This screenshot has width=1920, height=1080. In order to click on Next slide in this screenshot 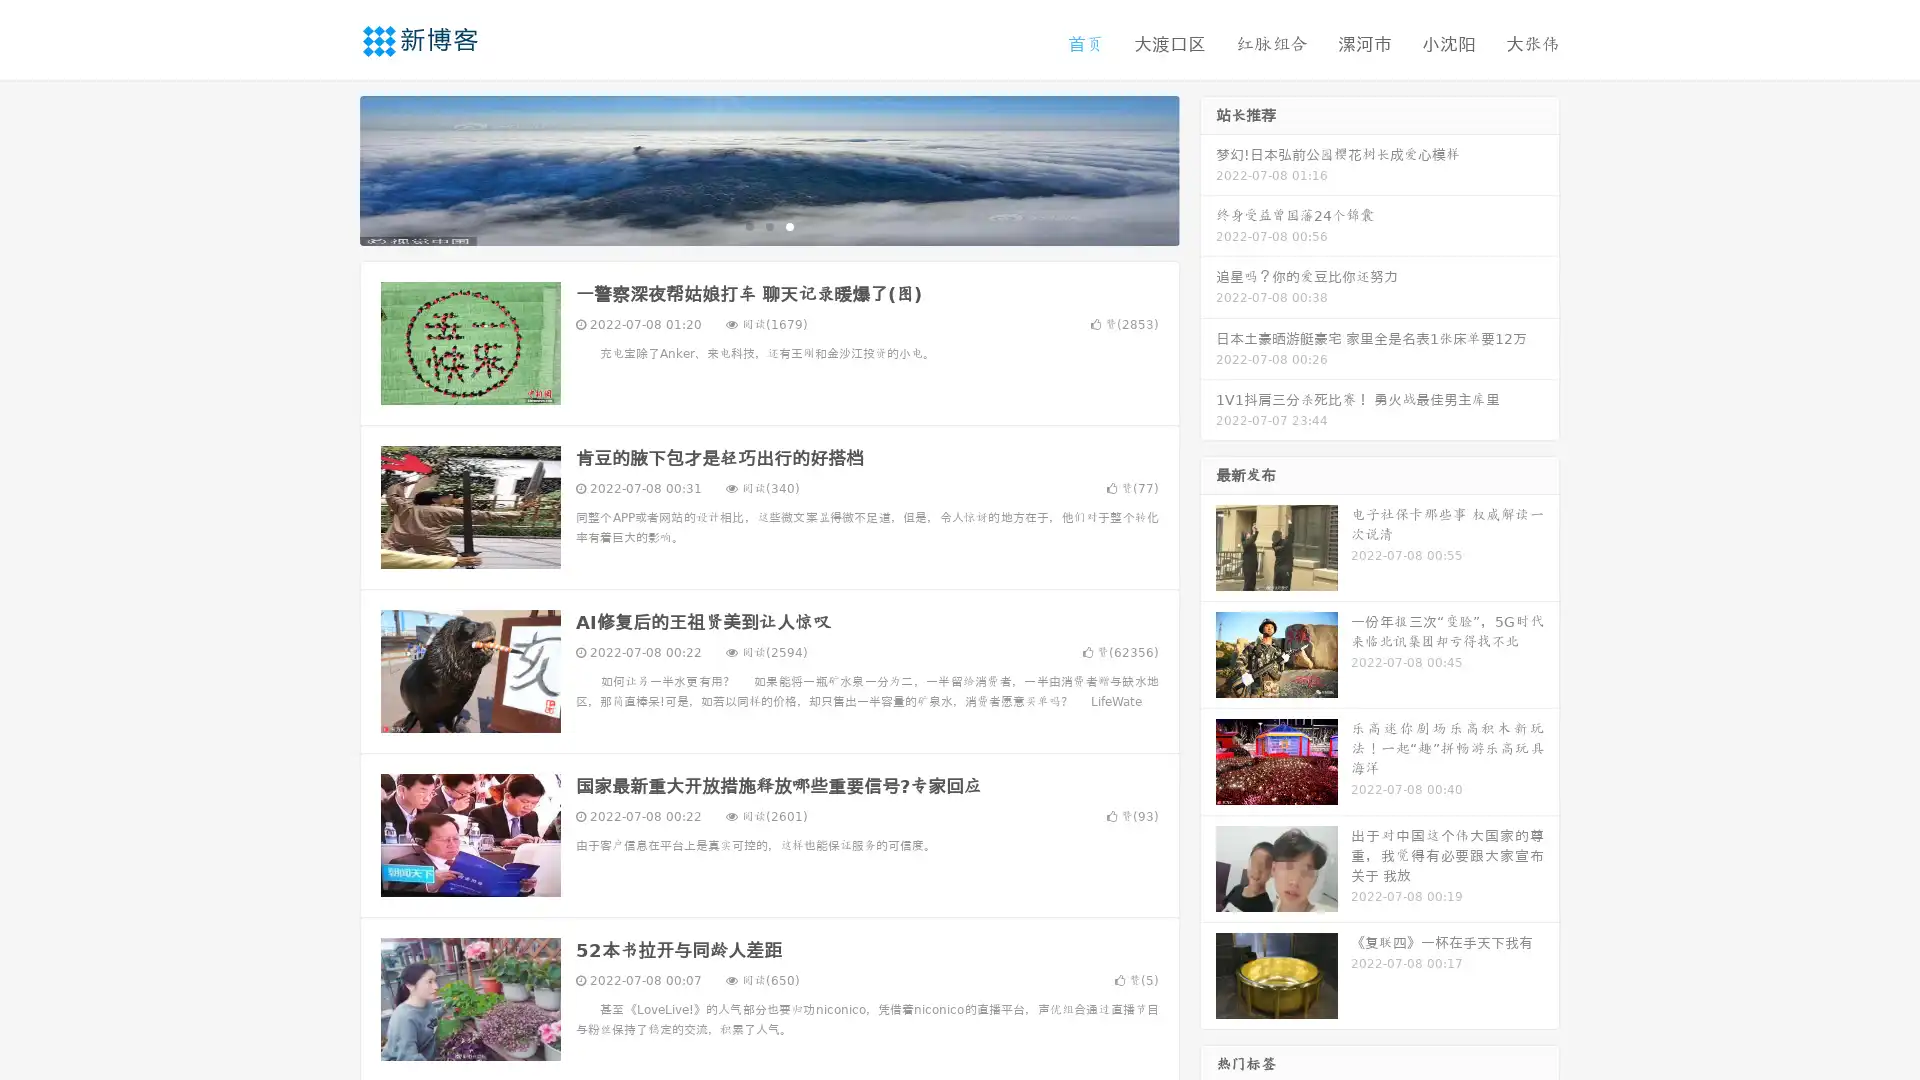, I will do `click(1208, 168)`.